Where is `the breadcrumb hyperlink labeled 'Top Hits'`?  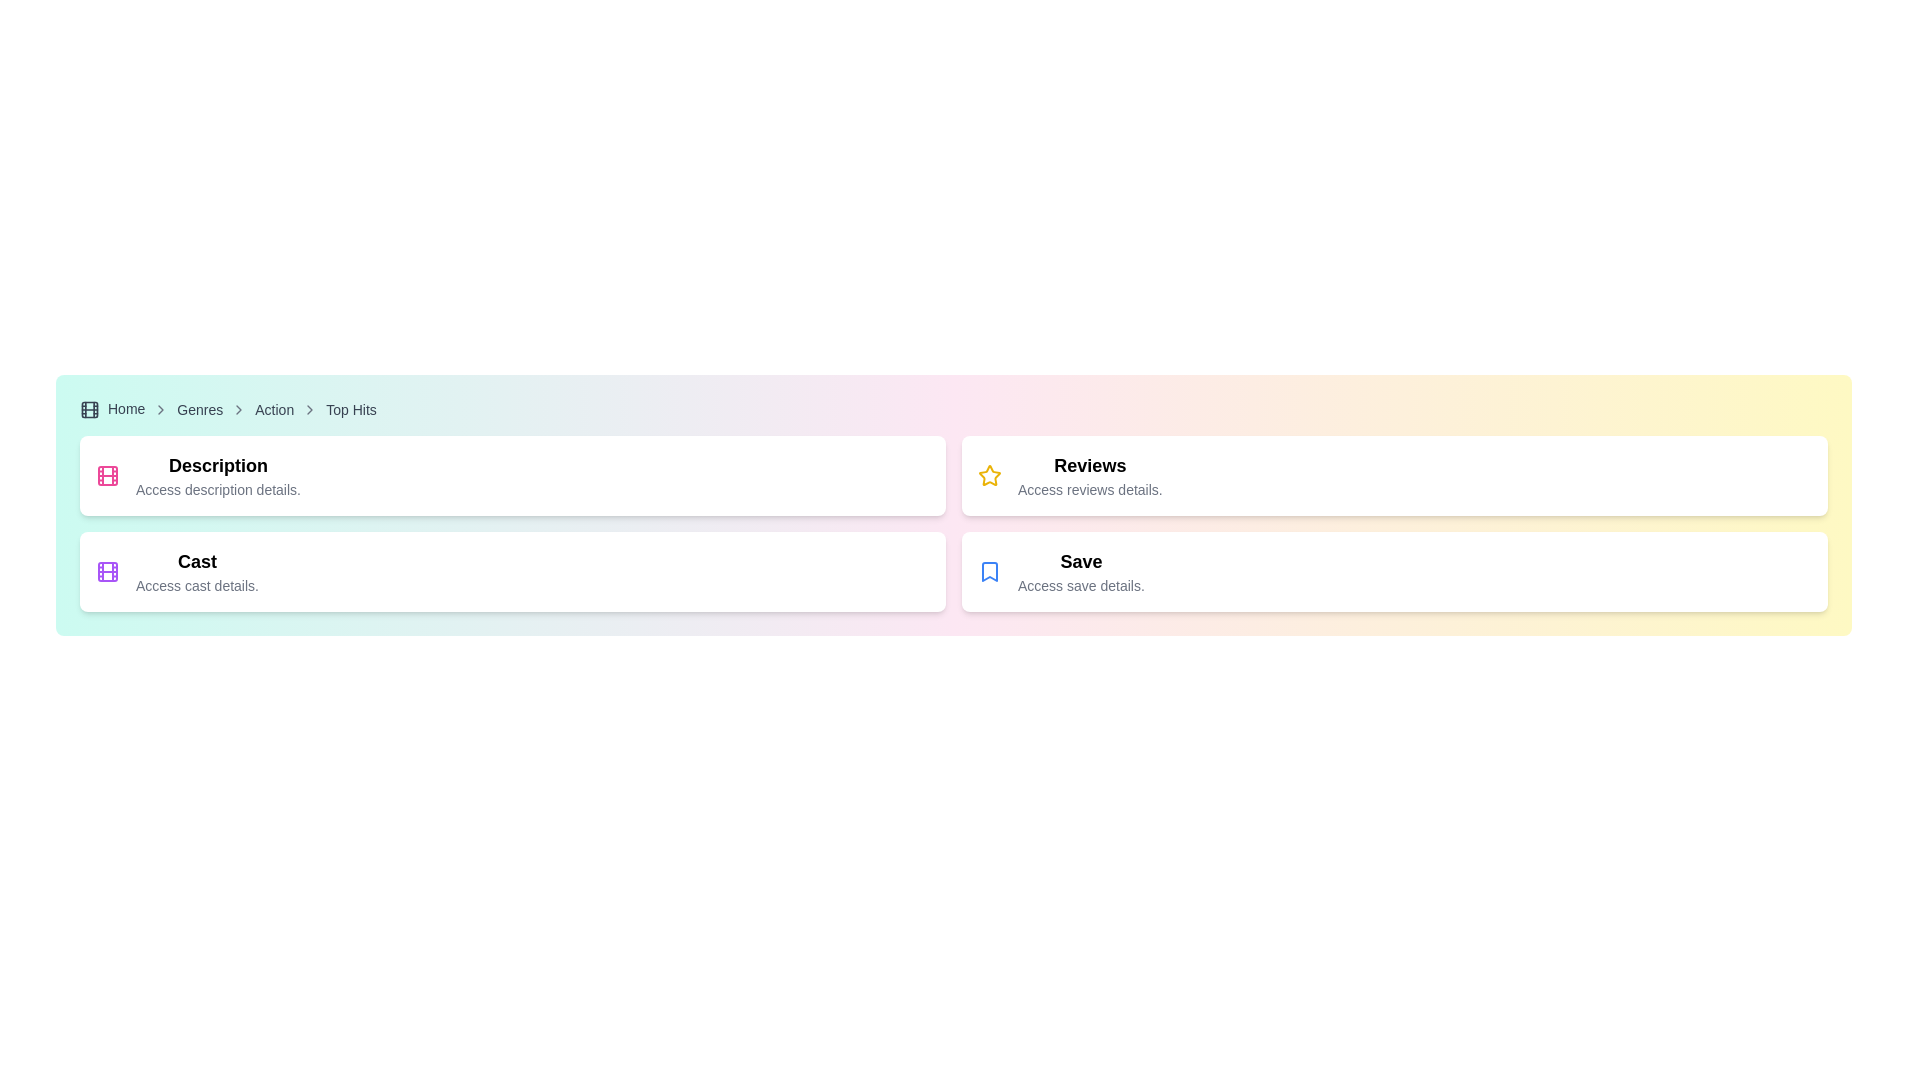 the breadcrumb hyperlink labeled 'Top Hits' is located at coordinates (351, 408).